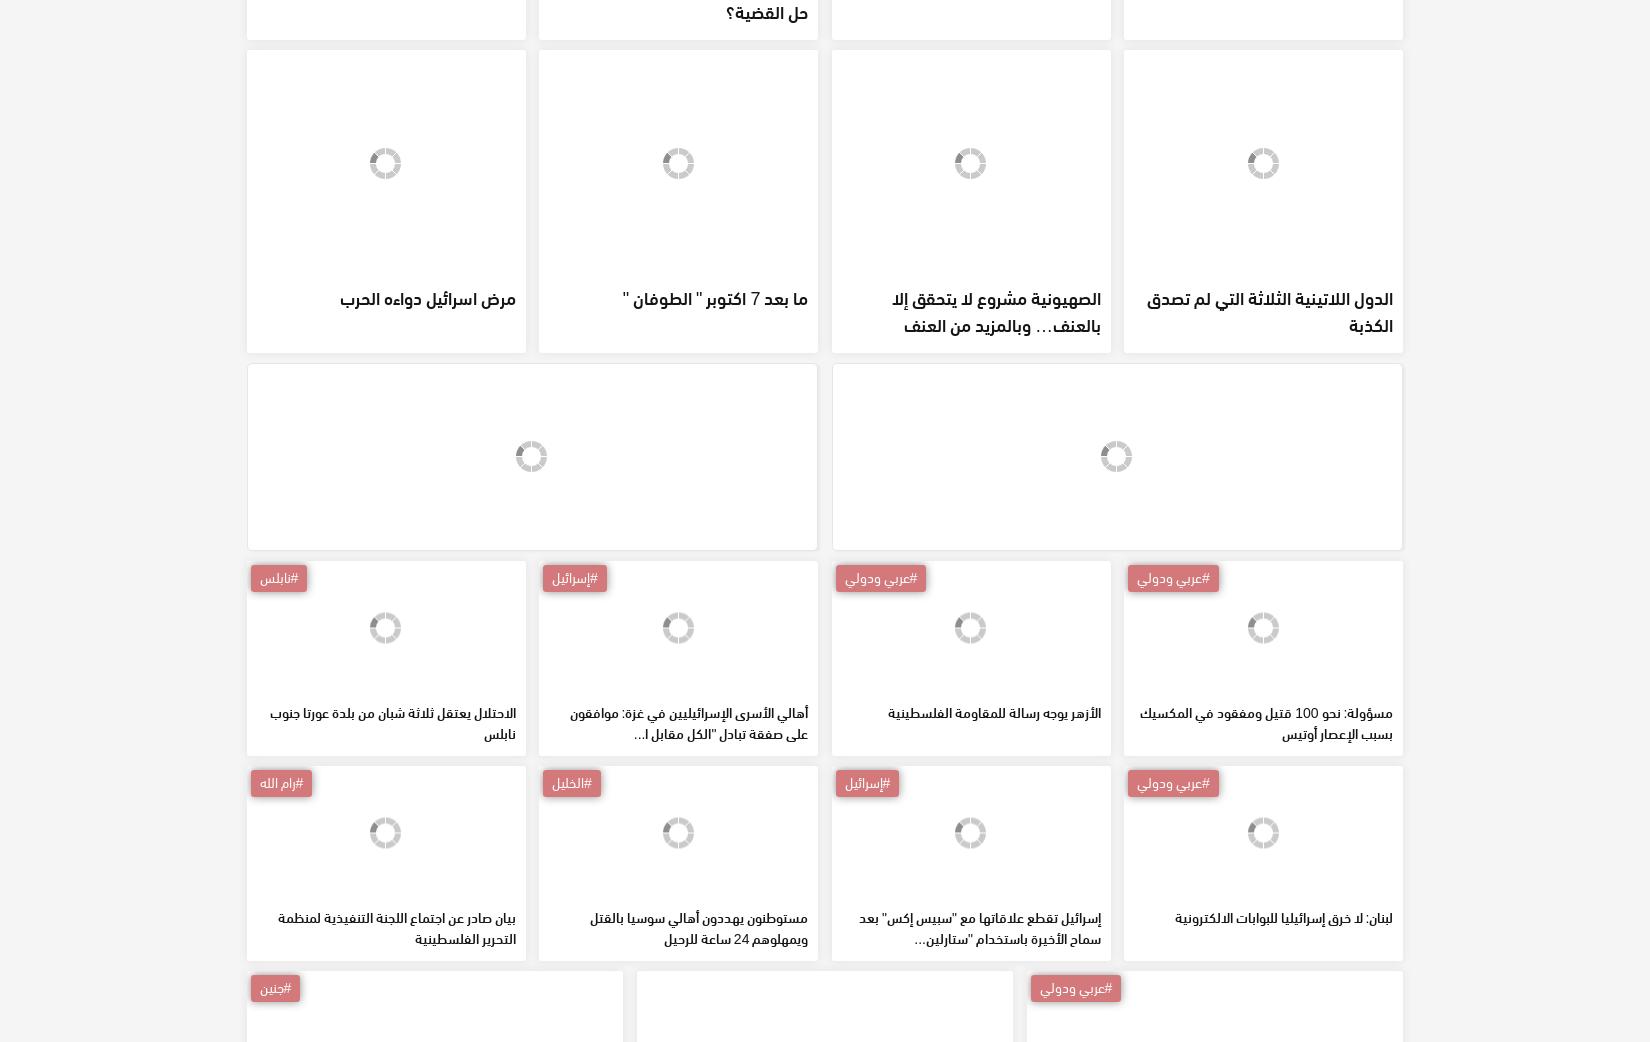 Image resolution: width=1650 pixels, height=1042 pixels. Describe the element at coordinates (996, 128) in the screenshot. I see `'ماذا تنتظرون؟!'` at that location.